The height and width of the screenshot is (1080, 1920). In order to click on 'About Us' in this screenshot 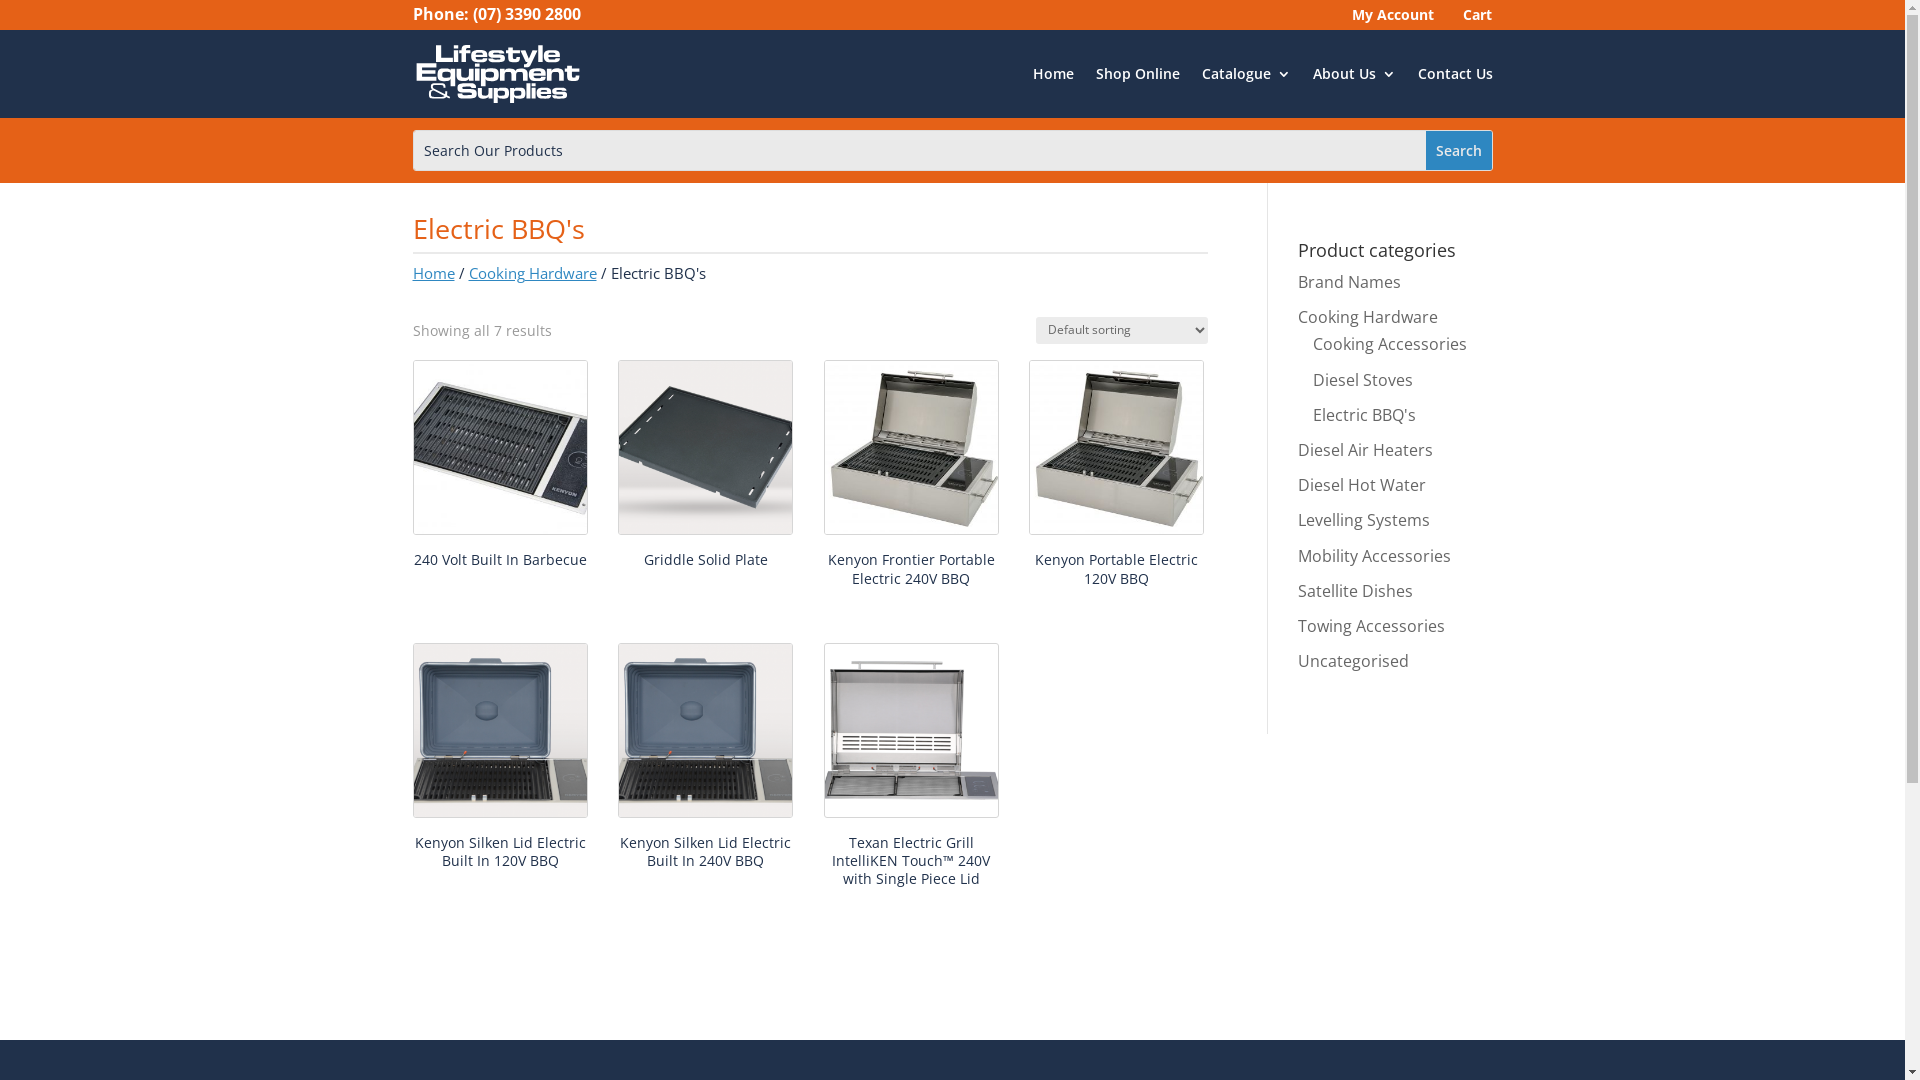, I will do `click(1353, 72)`.